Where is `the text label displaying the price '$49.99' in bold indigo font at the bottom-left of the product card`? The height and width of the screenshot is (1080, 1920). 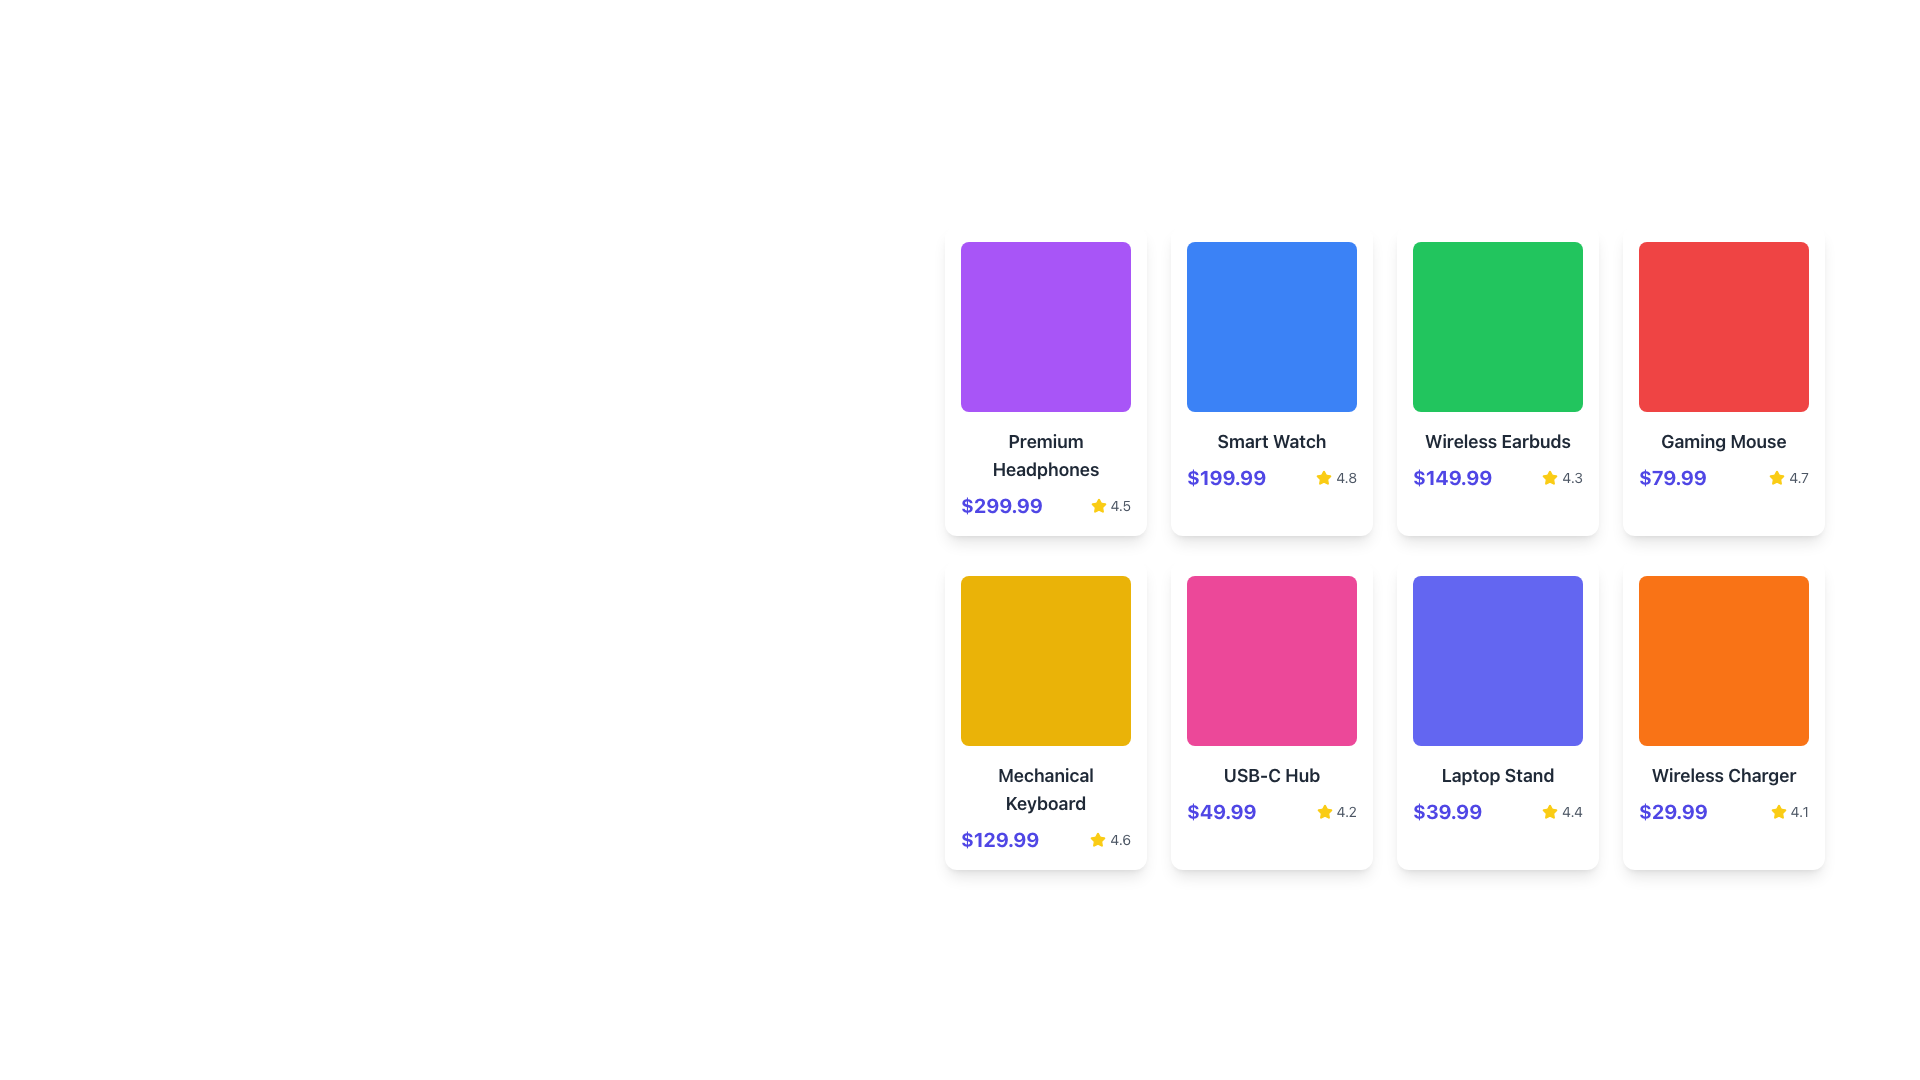 the text label displaying the price '$49.99' in bold indigo font at the bottom-left of the product card is located at coordinates (1220, 812).